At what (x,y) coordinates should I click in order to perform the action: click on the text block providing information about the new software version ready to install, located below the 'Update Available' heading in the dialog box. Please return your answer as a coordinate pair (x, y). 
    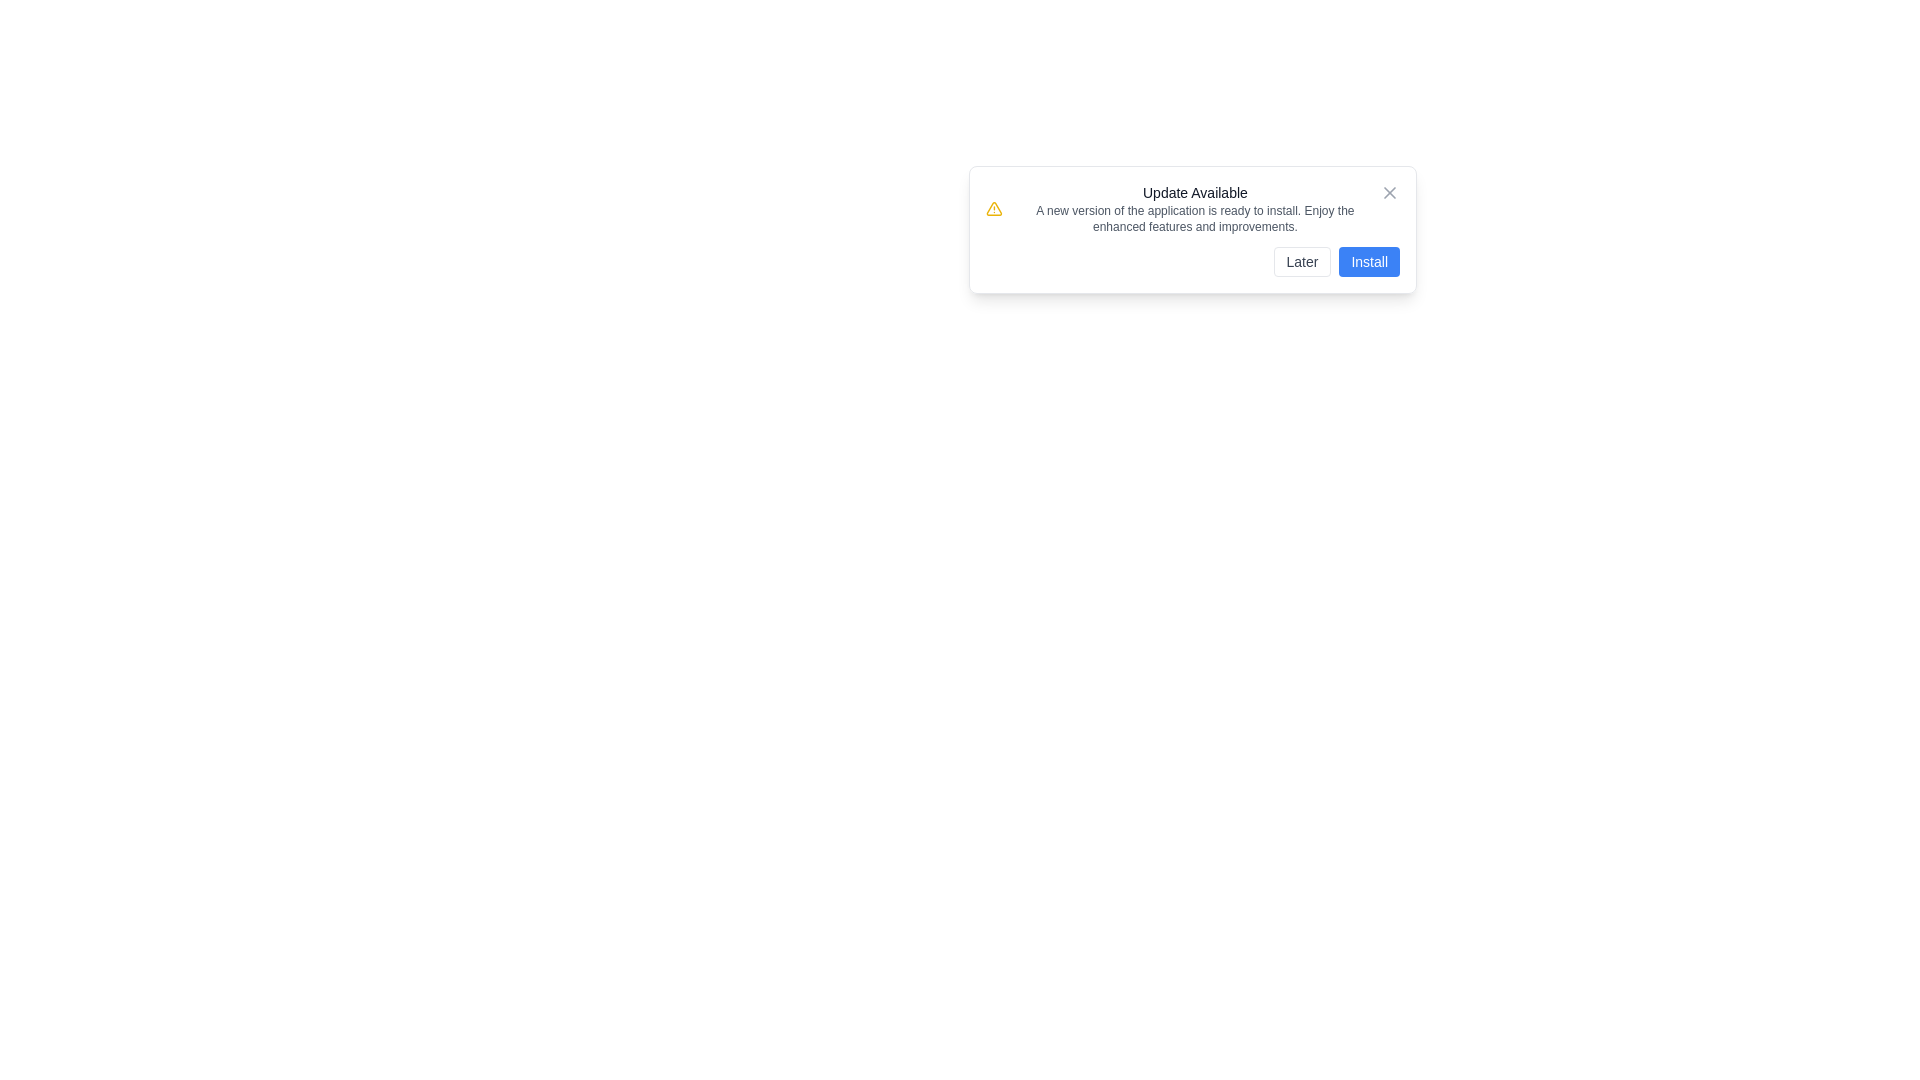
    Looking at the image, I should click on (1195, 219).